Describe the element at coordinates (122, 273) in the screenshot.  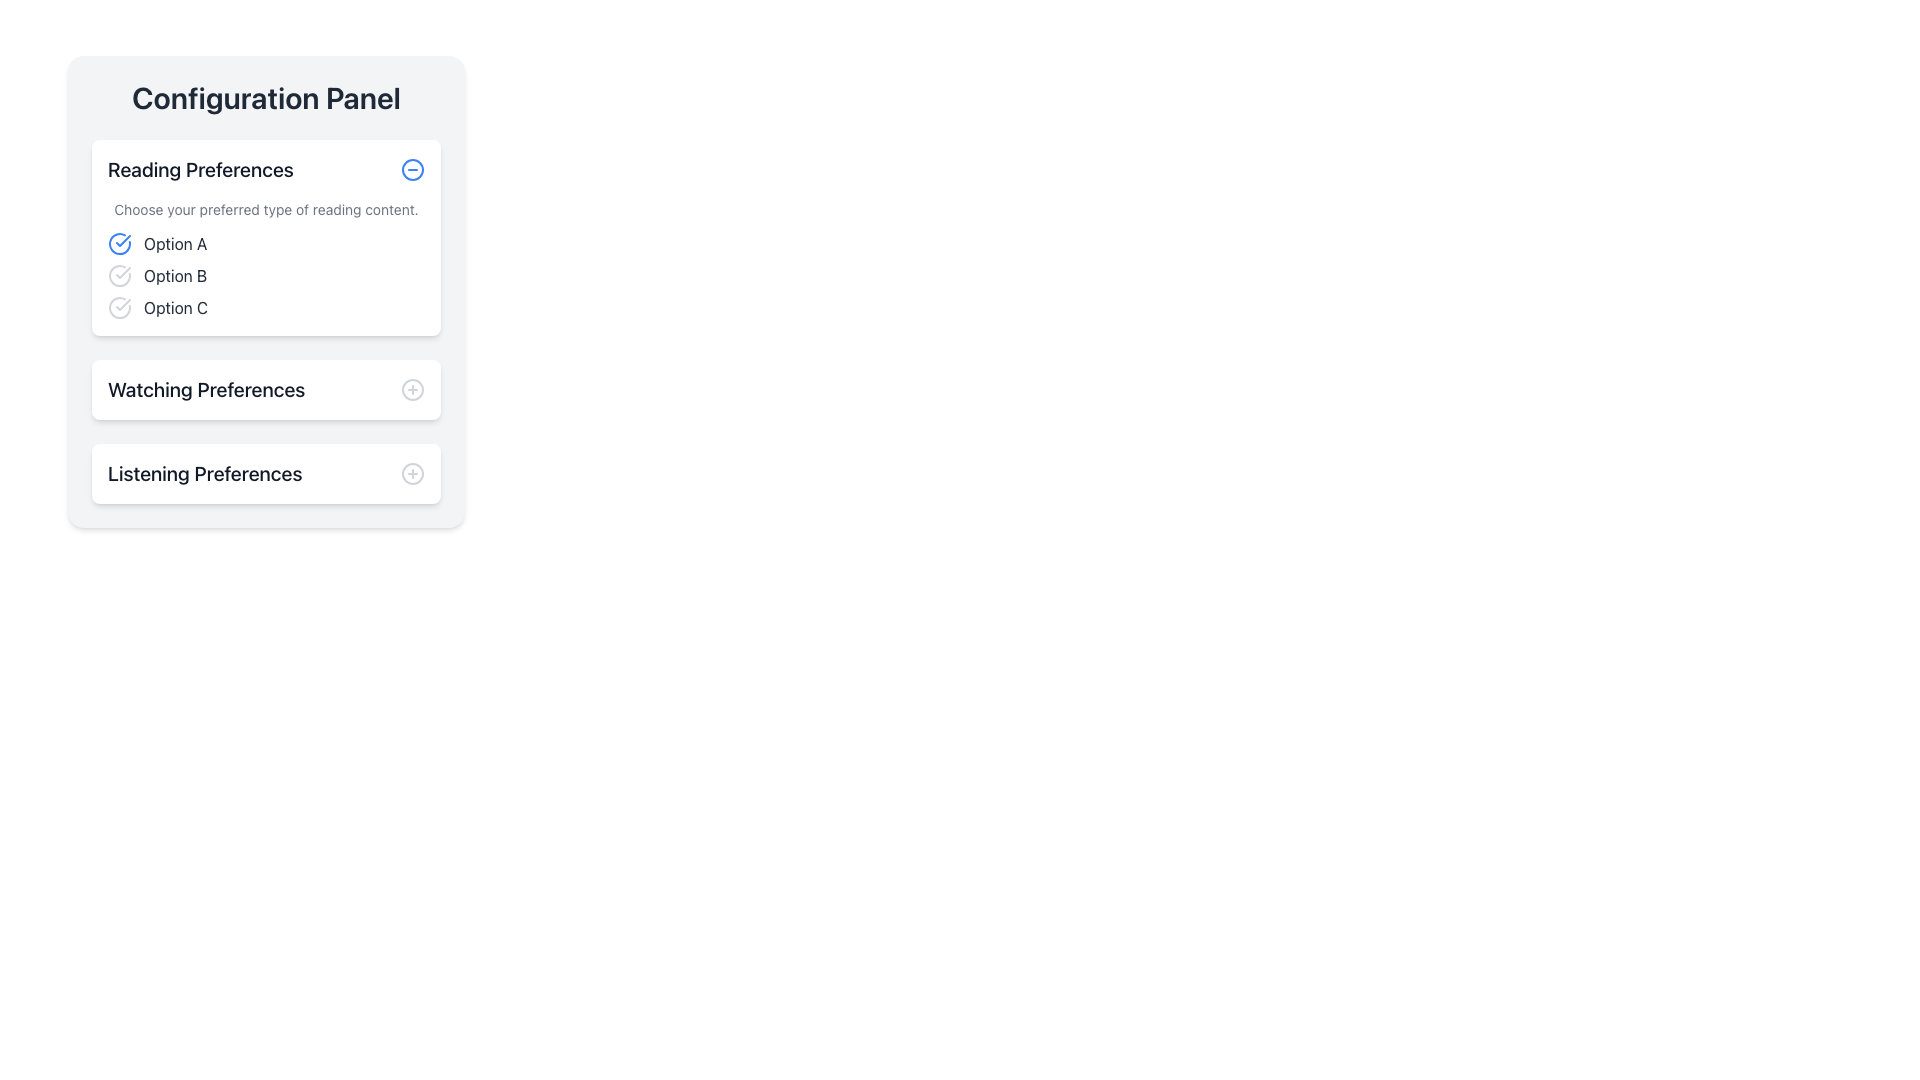
I see `the graphical checkmark within the SVG icon located inside the 'Configuration Panel', representing verification or completion` at that location.